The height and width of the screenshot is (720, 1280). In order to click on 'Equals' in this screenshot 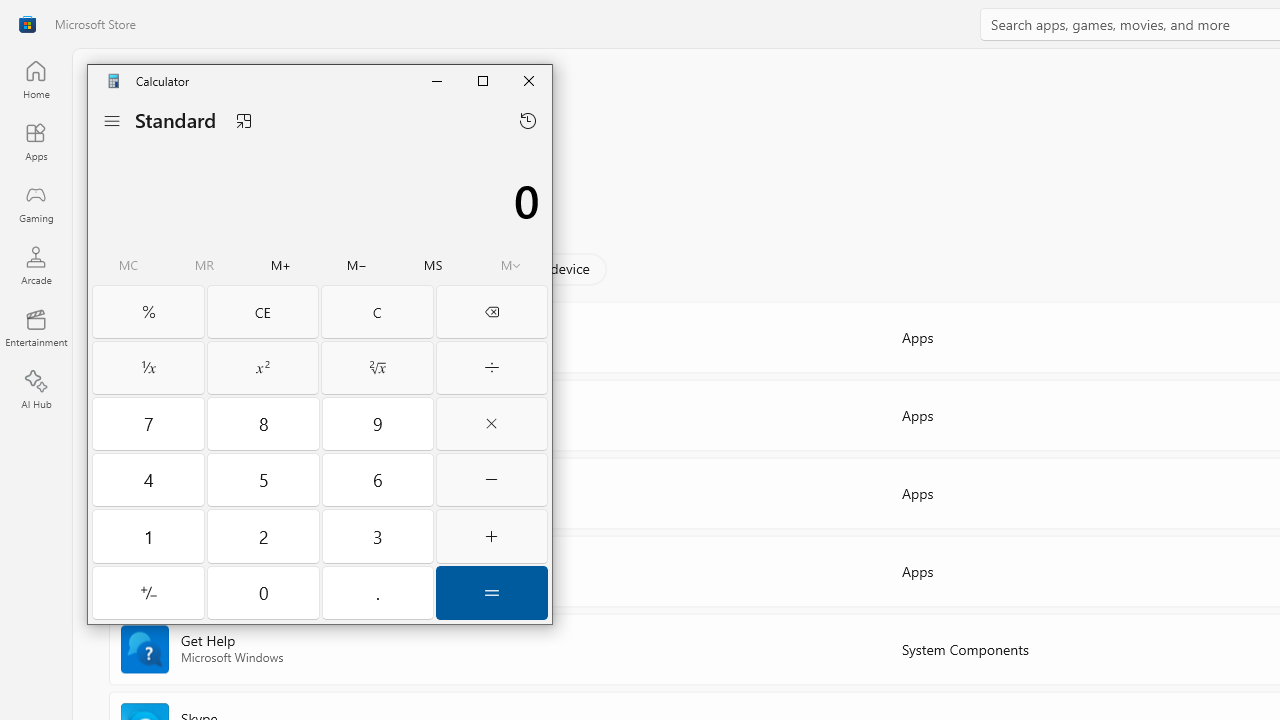, I will do `click(492, 591)`.